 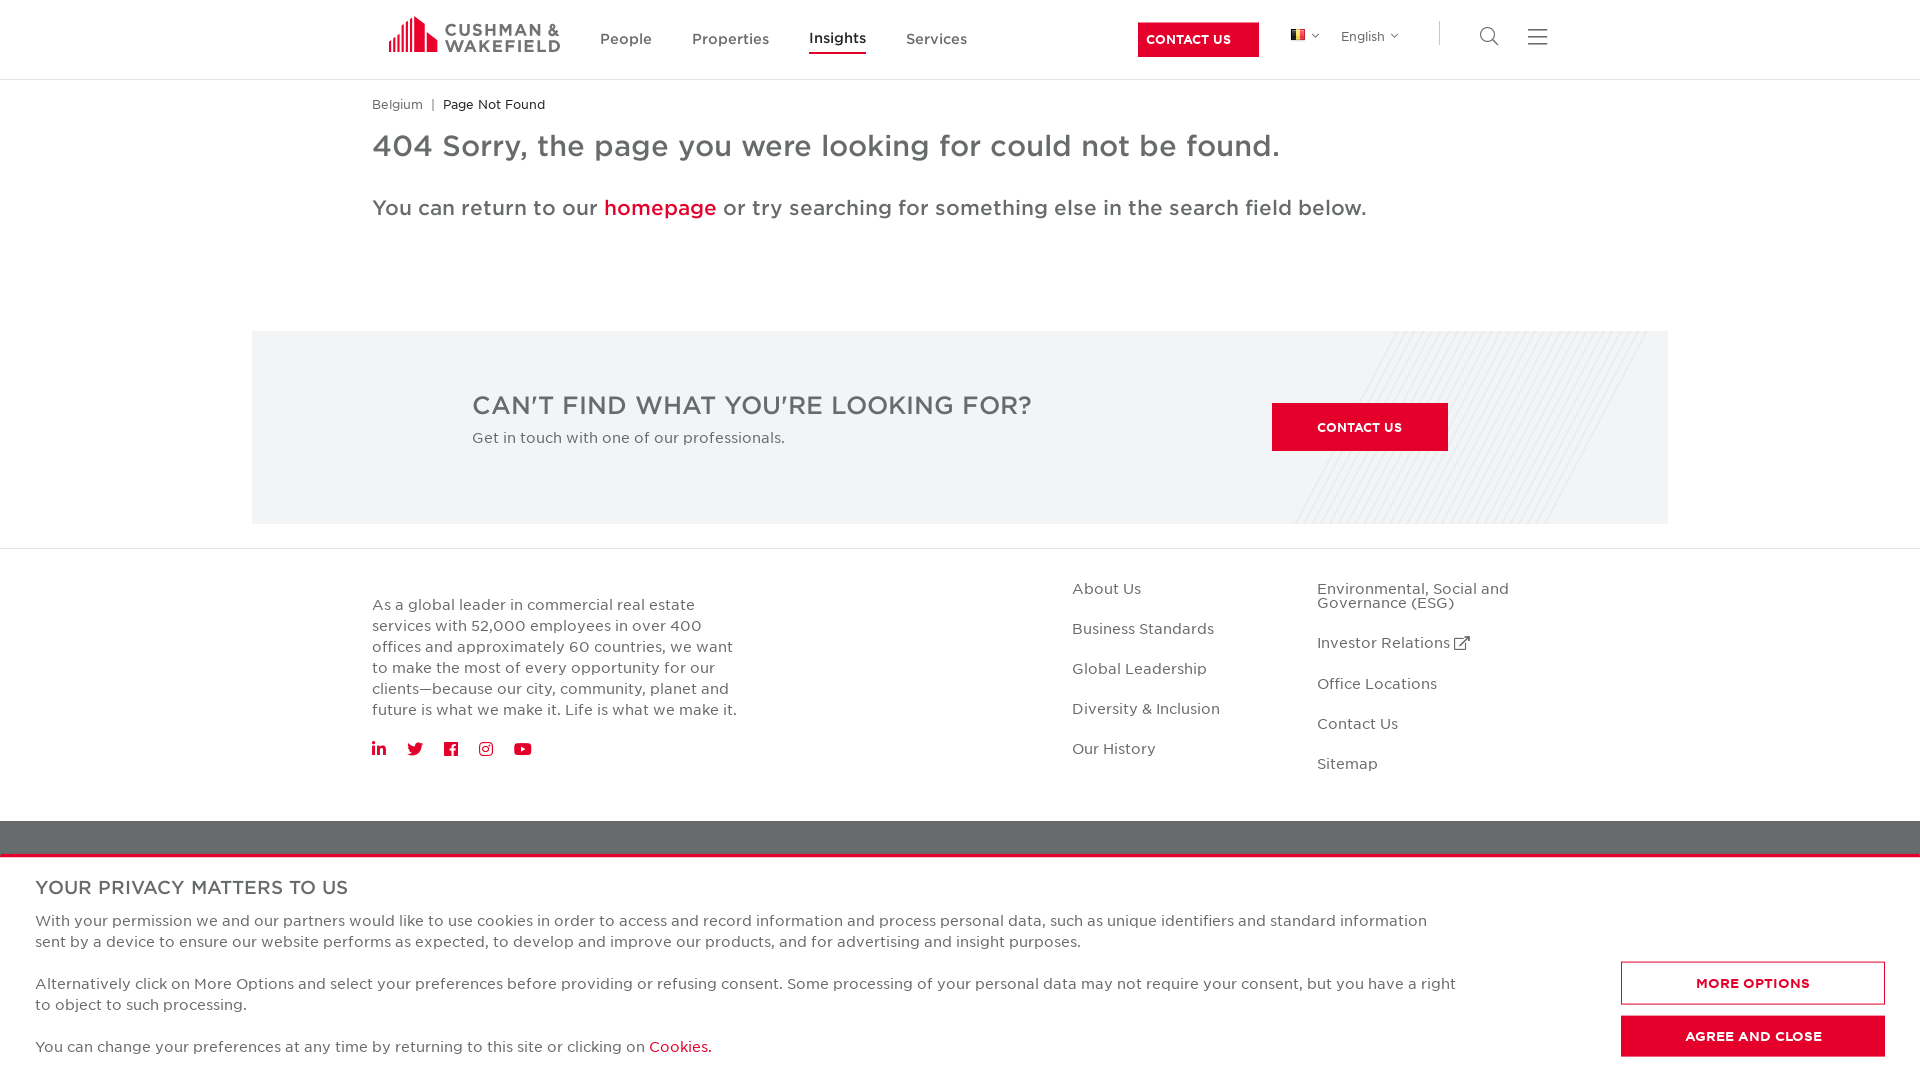 I want to click on 'Belgium', so click(x=397, y=104).